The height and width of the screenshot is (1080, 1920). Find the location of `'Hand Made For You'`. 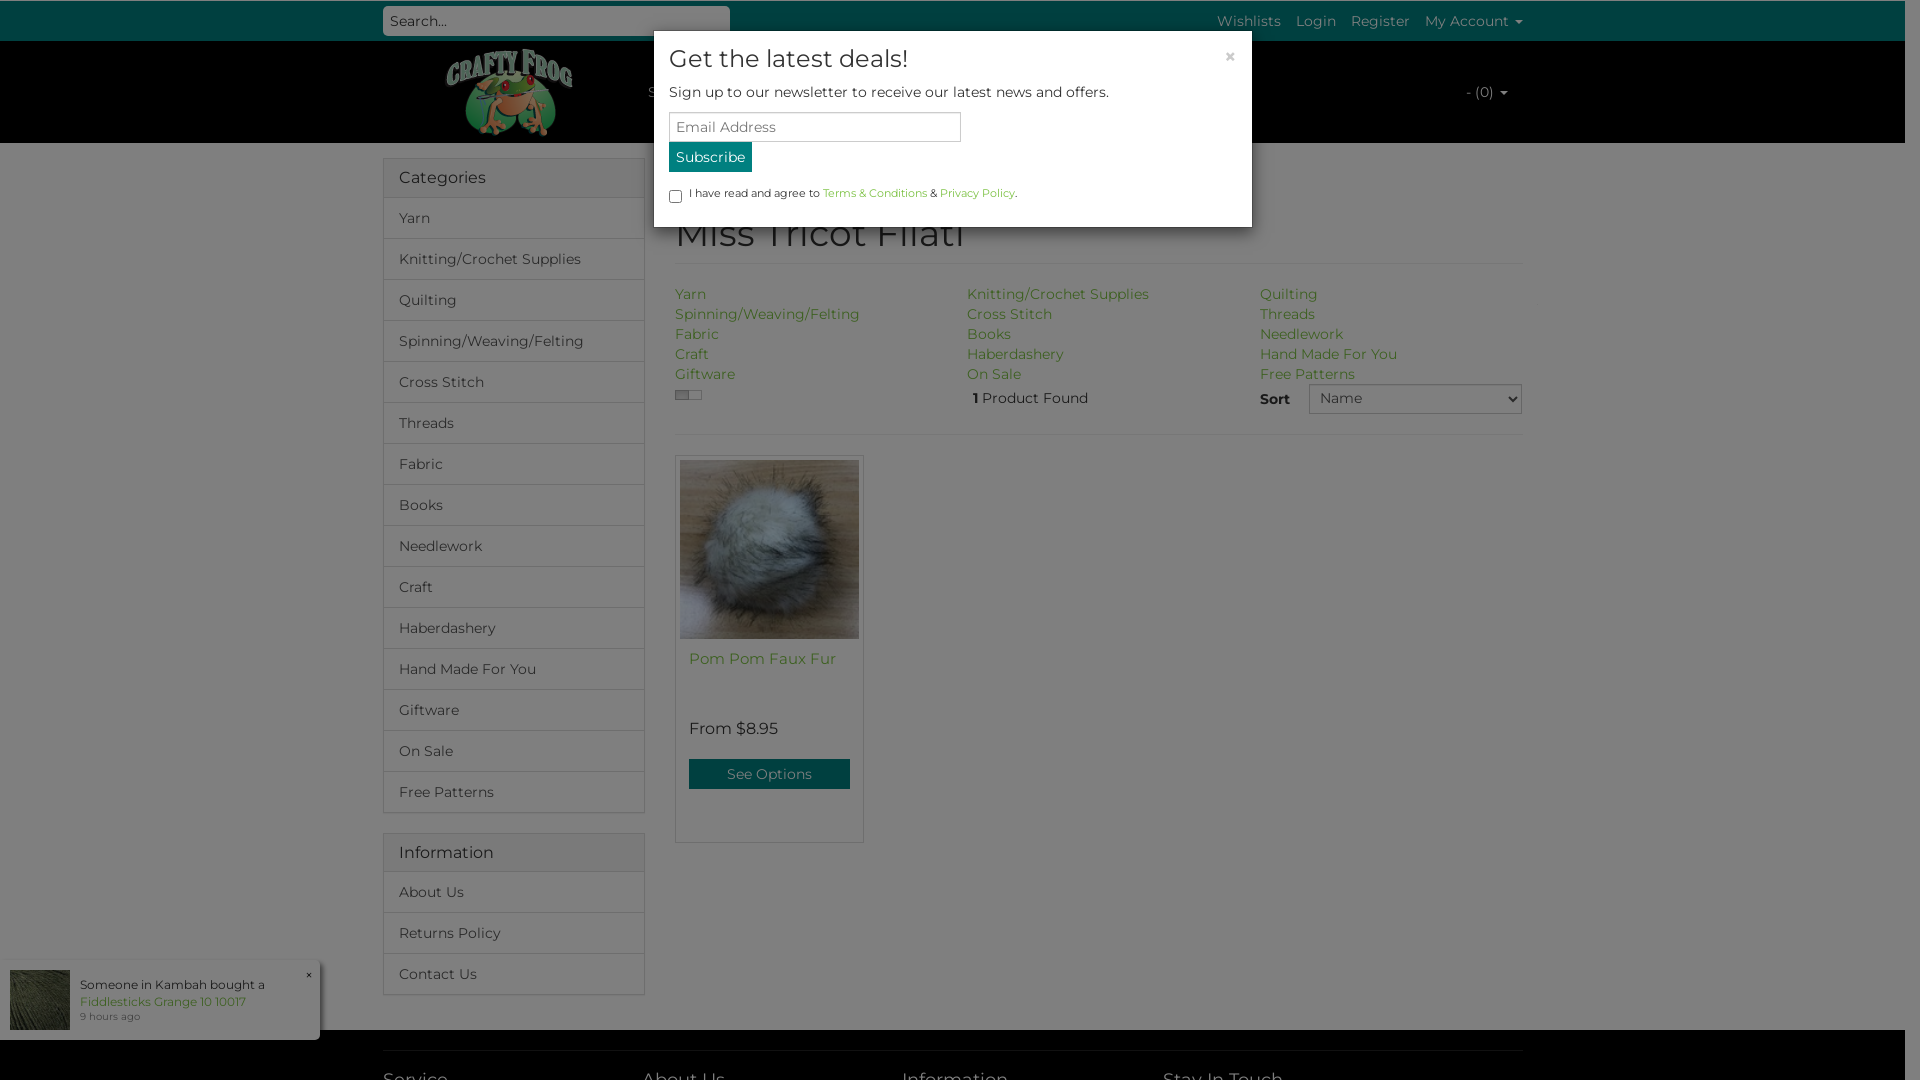

'Hand Made For You' is located at coordinates (1328, 353).